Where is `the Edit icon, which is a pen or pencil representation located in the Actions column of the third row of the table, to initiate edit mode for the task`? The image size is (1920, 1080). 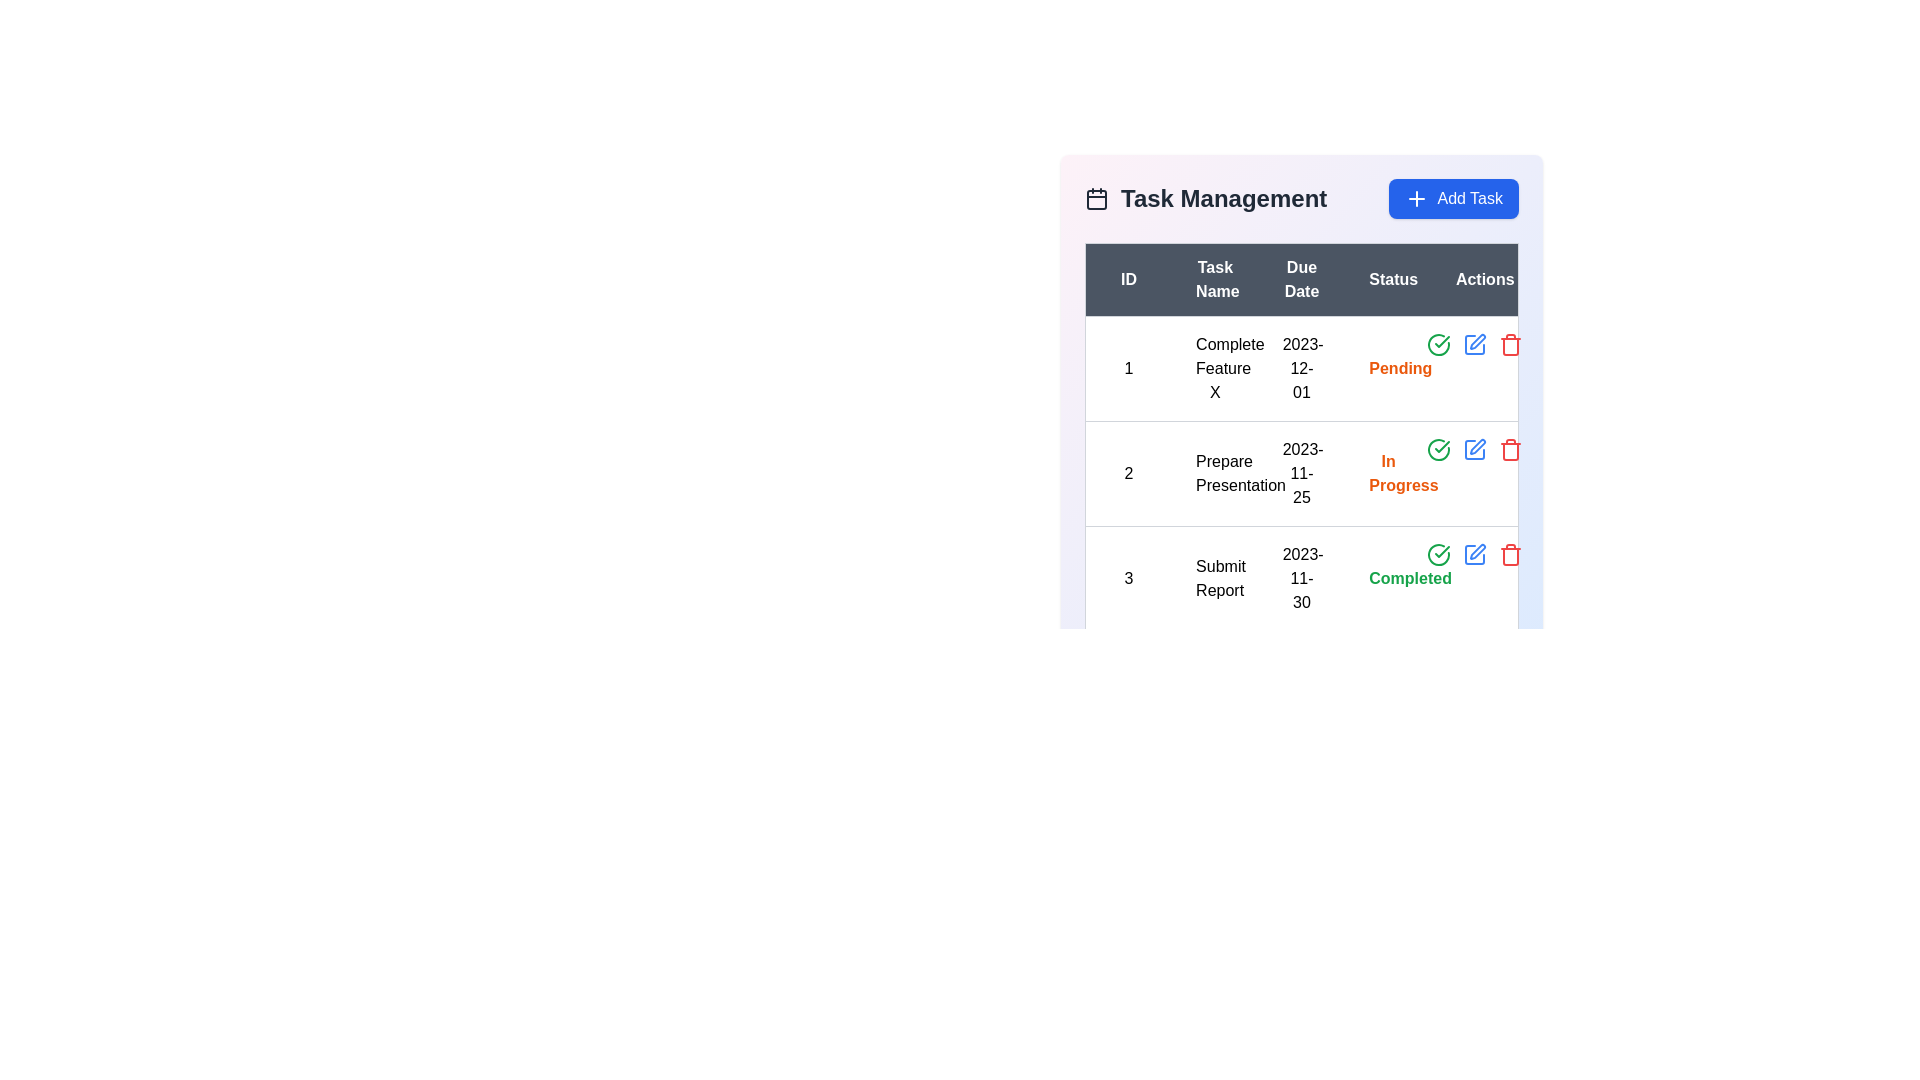
the Edit icon, which is a pen or pencil representation located in the Actions column of the third row of the table, to initiate edit mode for the task is located at coordinates (1478, 551).